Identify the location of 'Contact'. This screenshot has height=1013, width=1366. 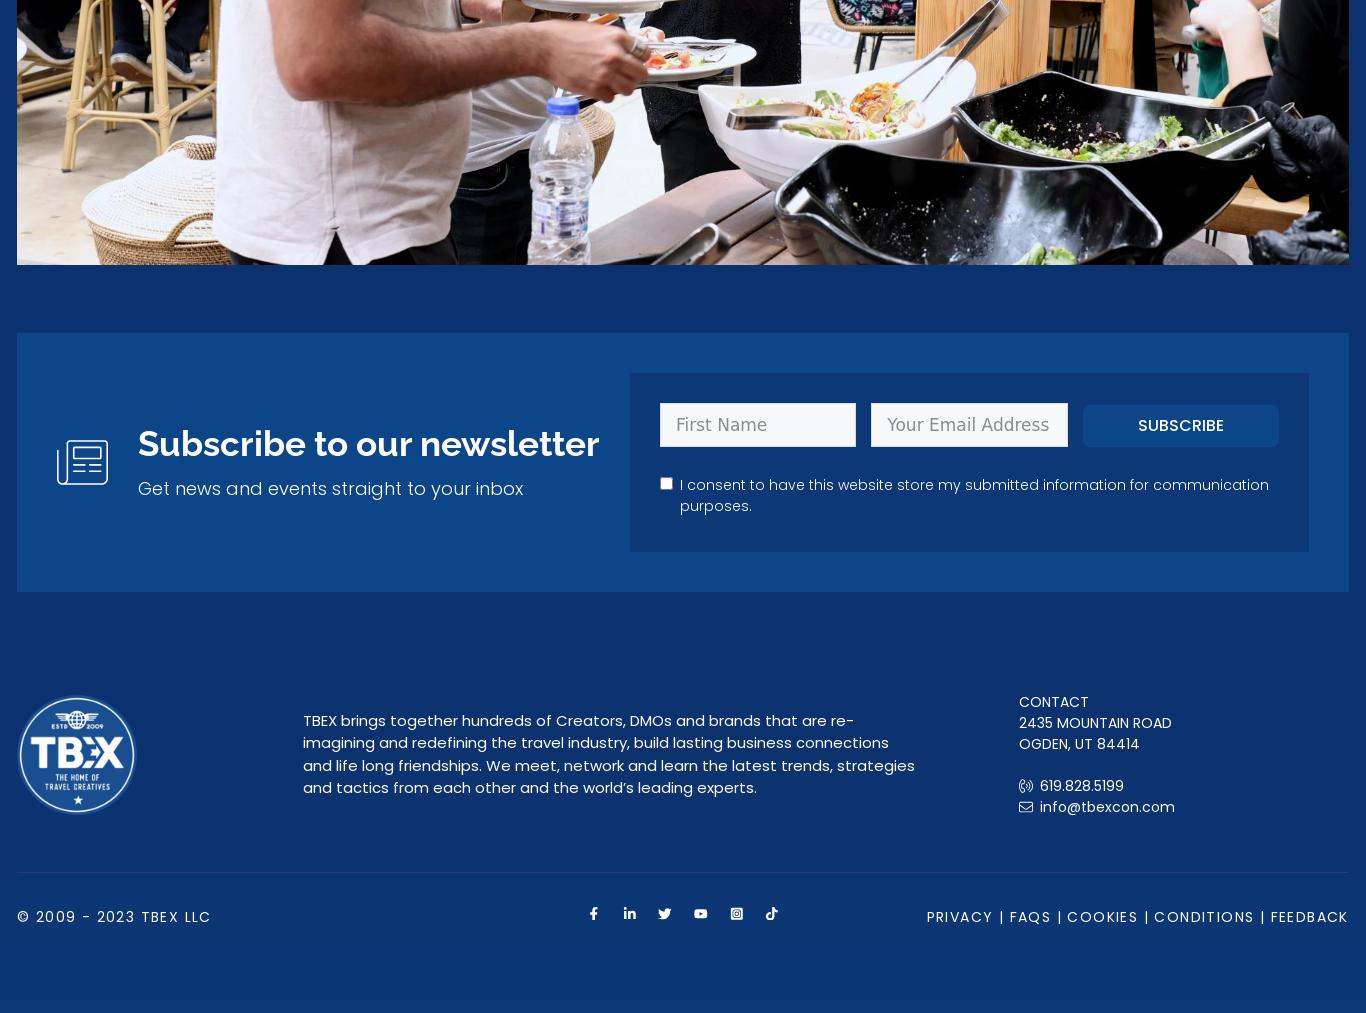
(1019, 699).